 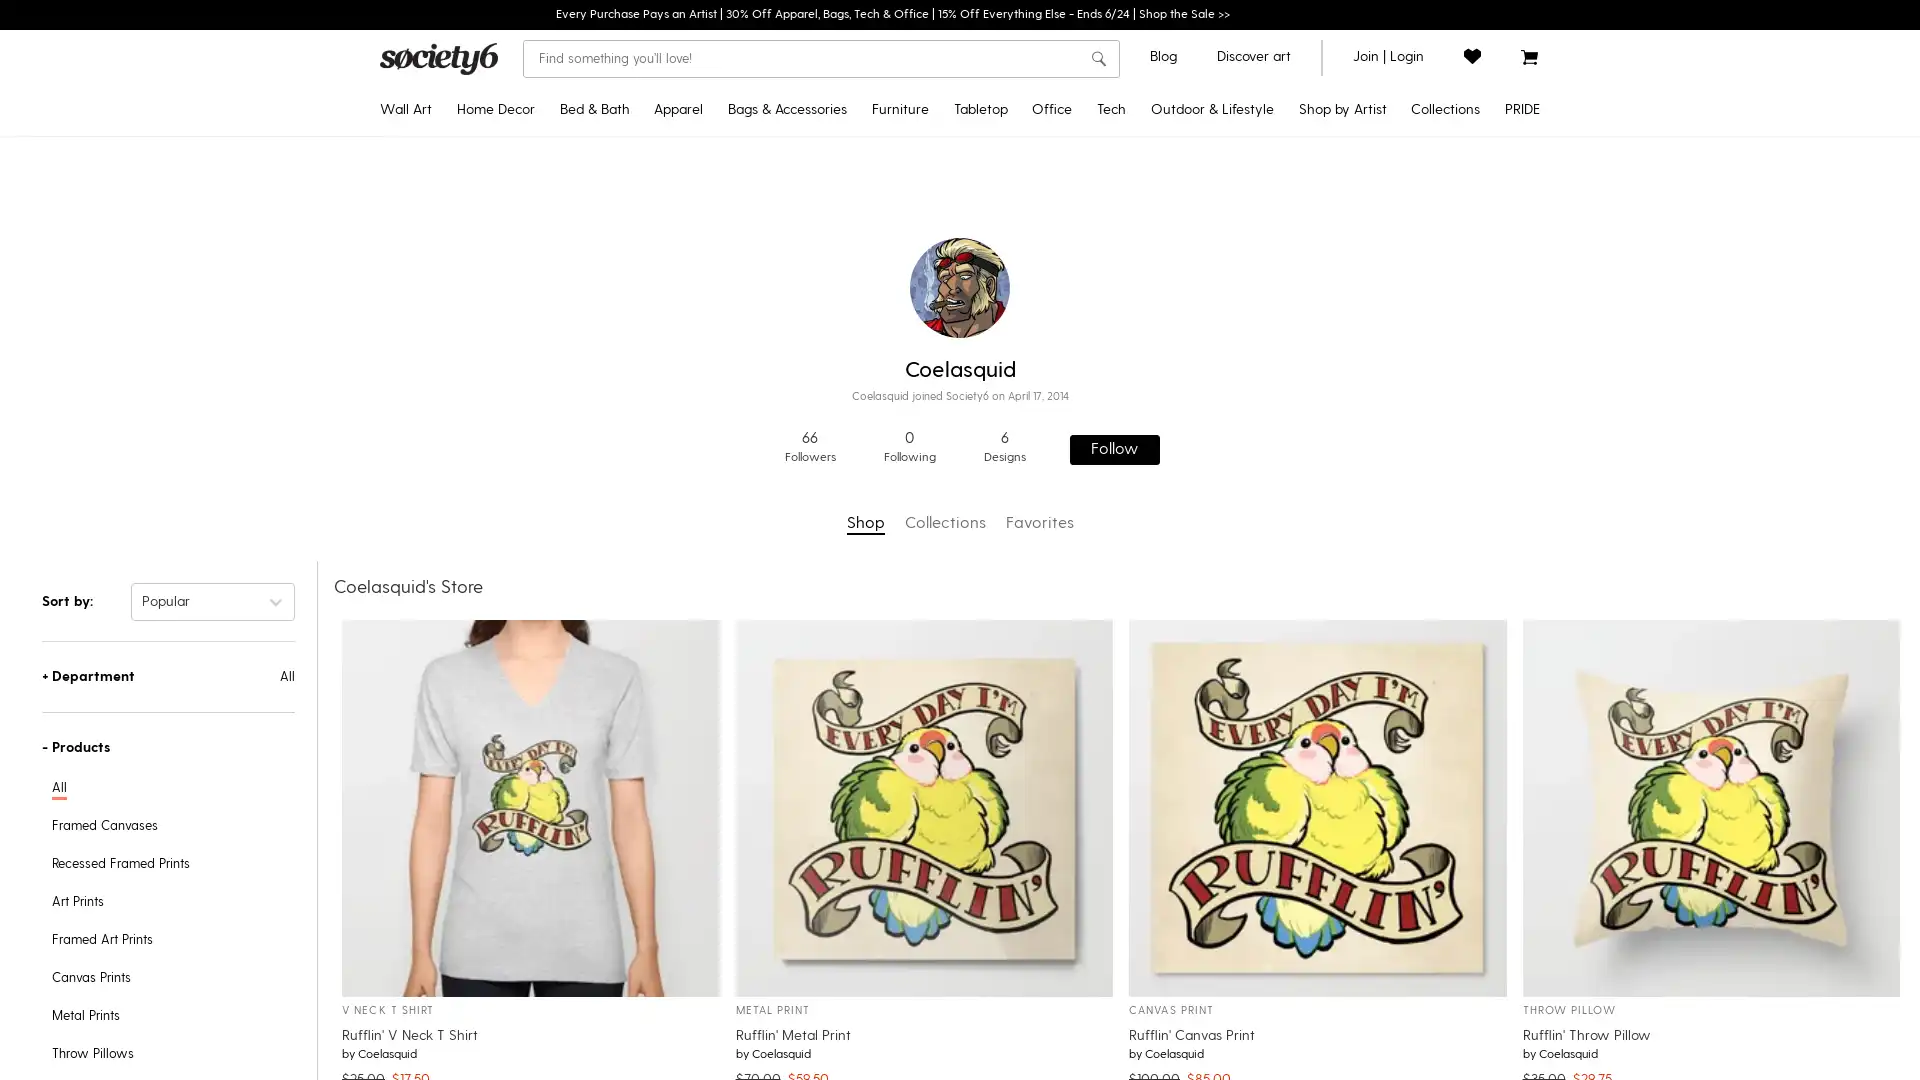 I want to click on Celebrate Pride Month, so click(x=1442, y=160).